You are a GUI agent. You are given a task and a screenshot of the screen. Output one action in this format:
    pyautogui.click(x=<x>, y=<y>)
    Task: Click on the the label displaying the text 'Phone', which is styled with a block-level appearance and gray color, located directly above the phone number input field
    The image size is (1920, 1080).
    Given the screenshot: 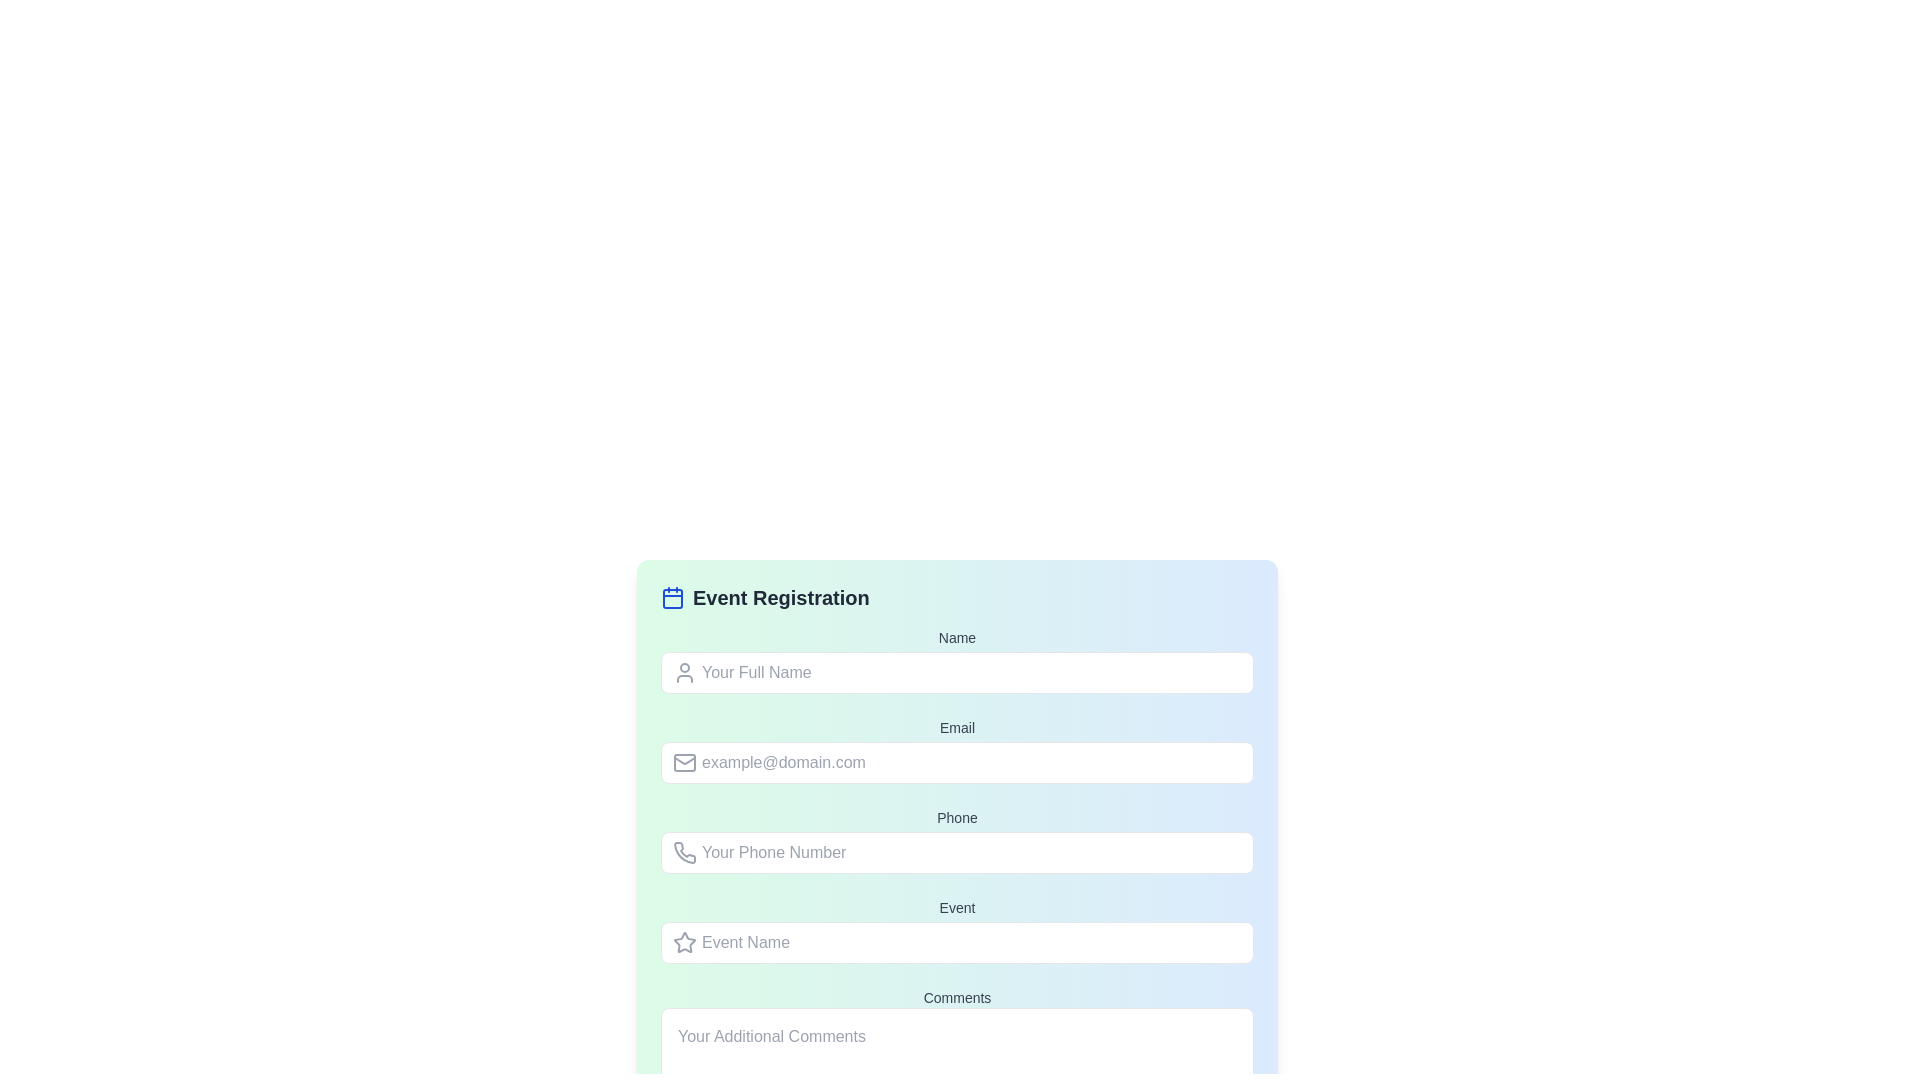 What is the action you would take?
    pyautogui.click(x=956, y=817)
    